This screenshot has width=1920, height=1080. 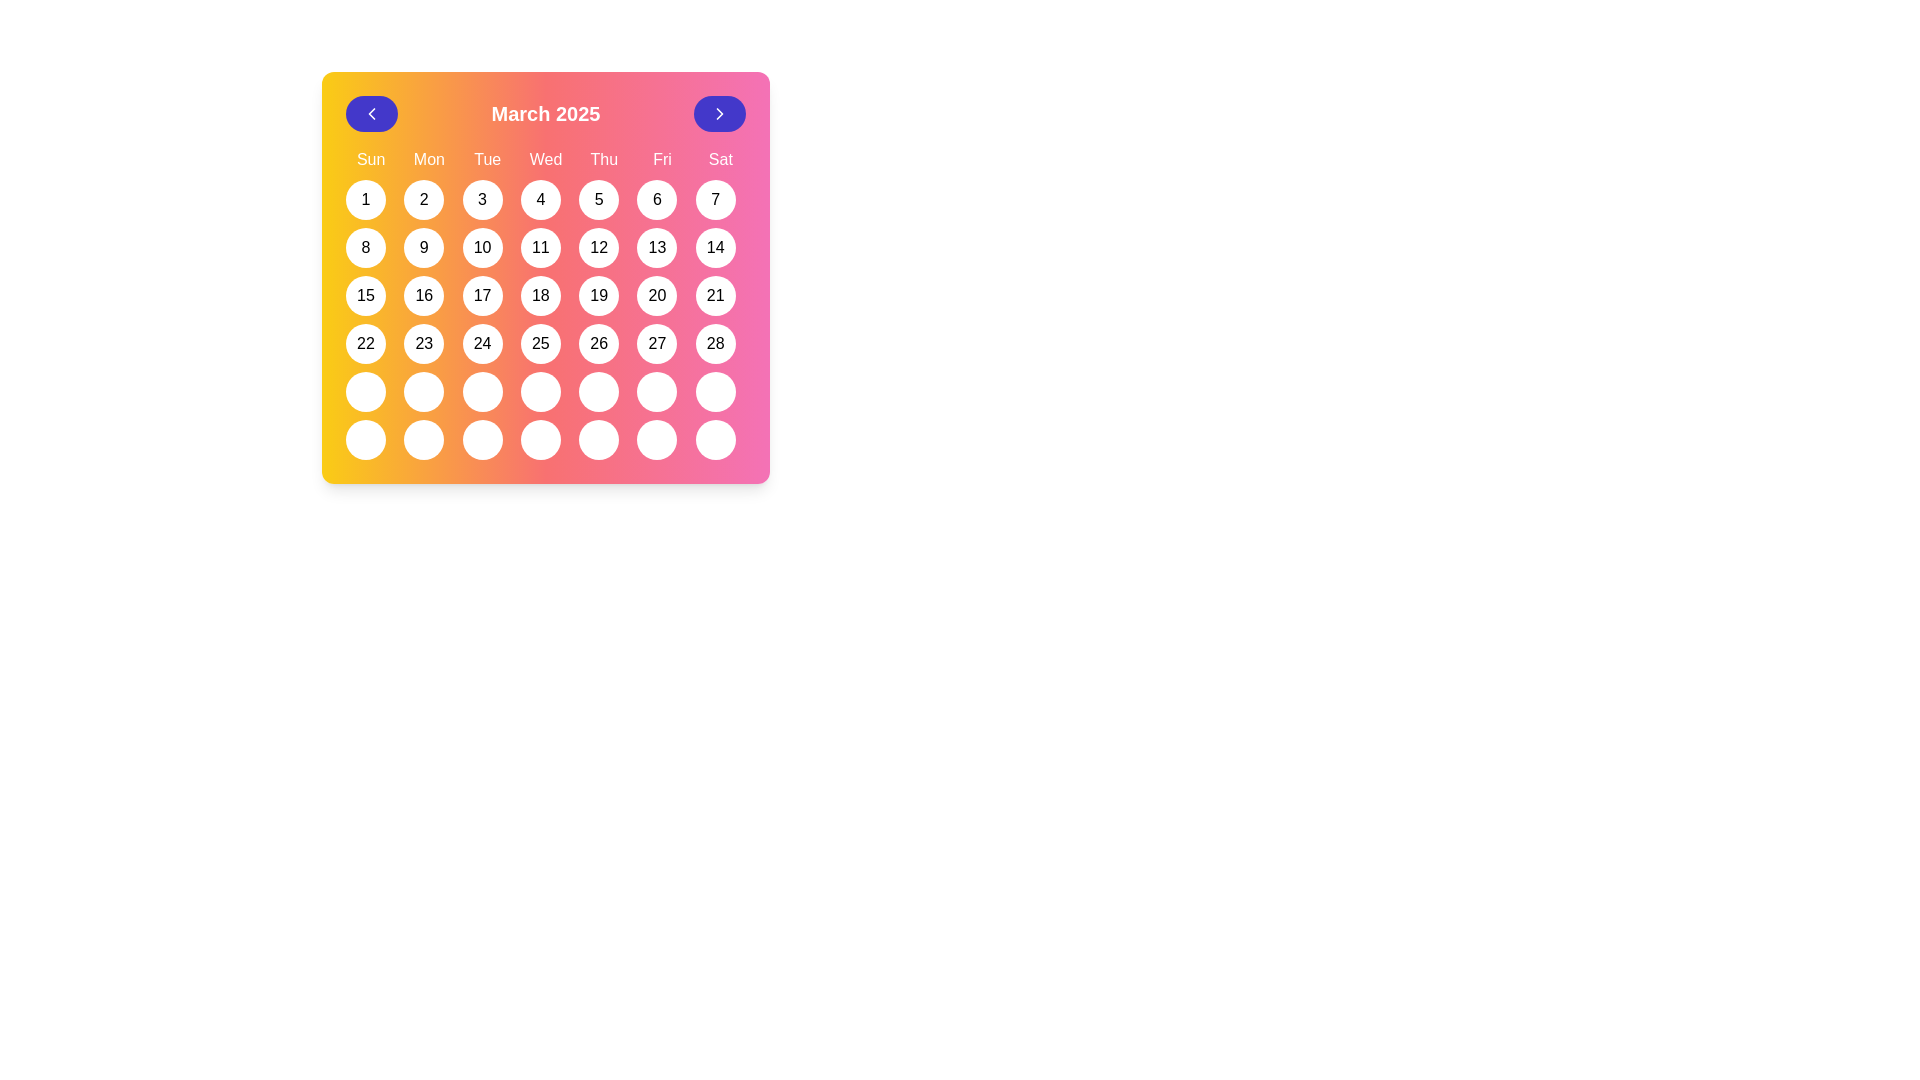 I want to click on the calendar title text that displays the current month and year, located centrally in the header section of the calendar view, so click(x=546, y=114).